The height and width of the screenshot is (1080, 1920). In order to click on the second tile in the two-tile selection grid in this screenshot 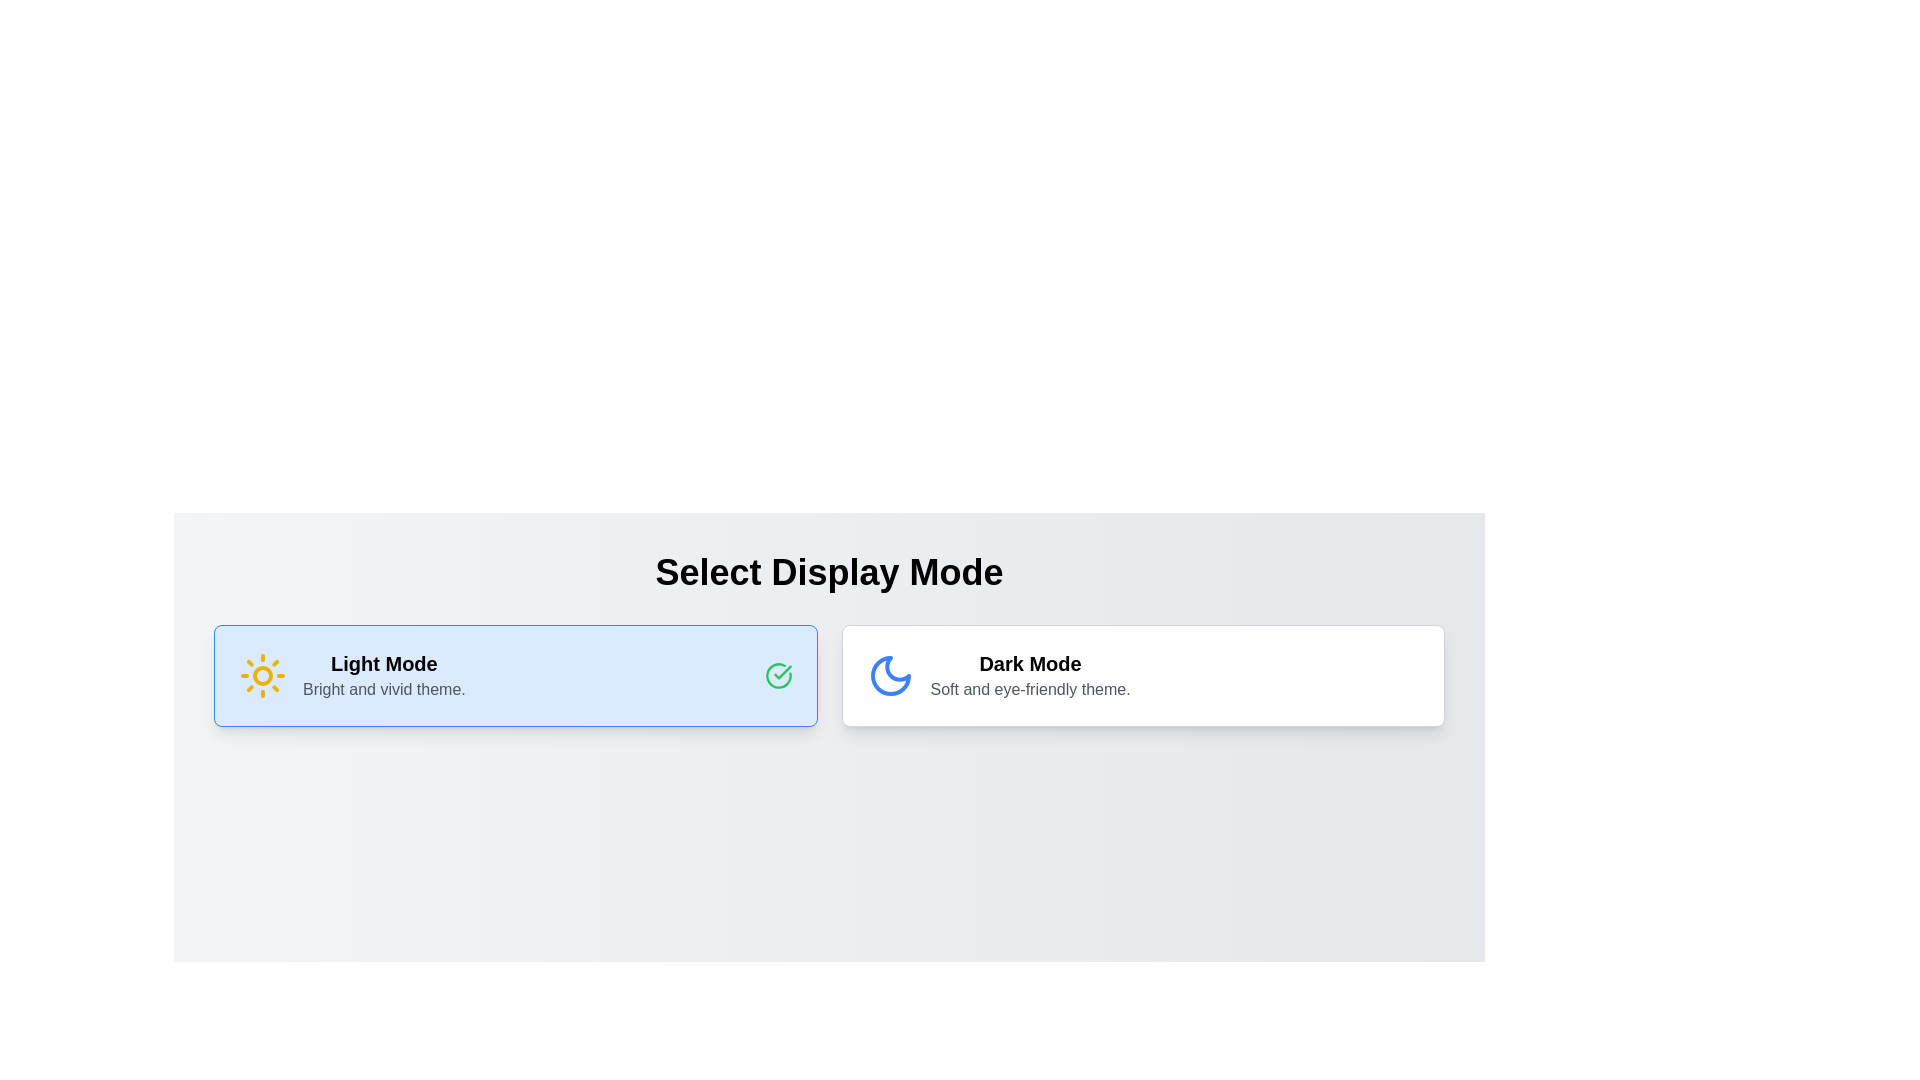, I will do `click(1142, 675)`.